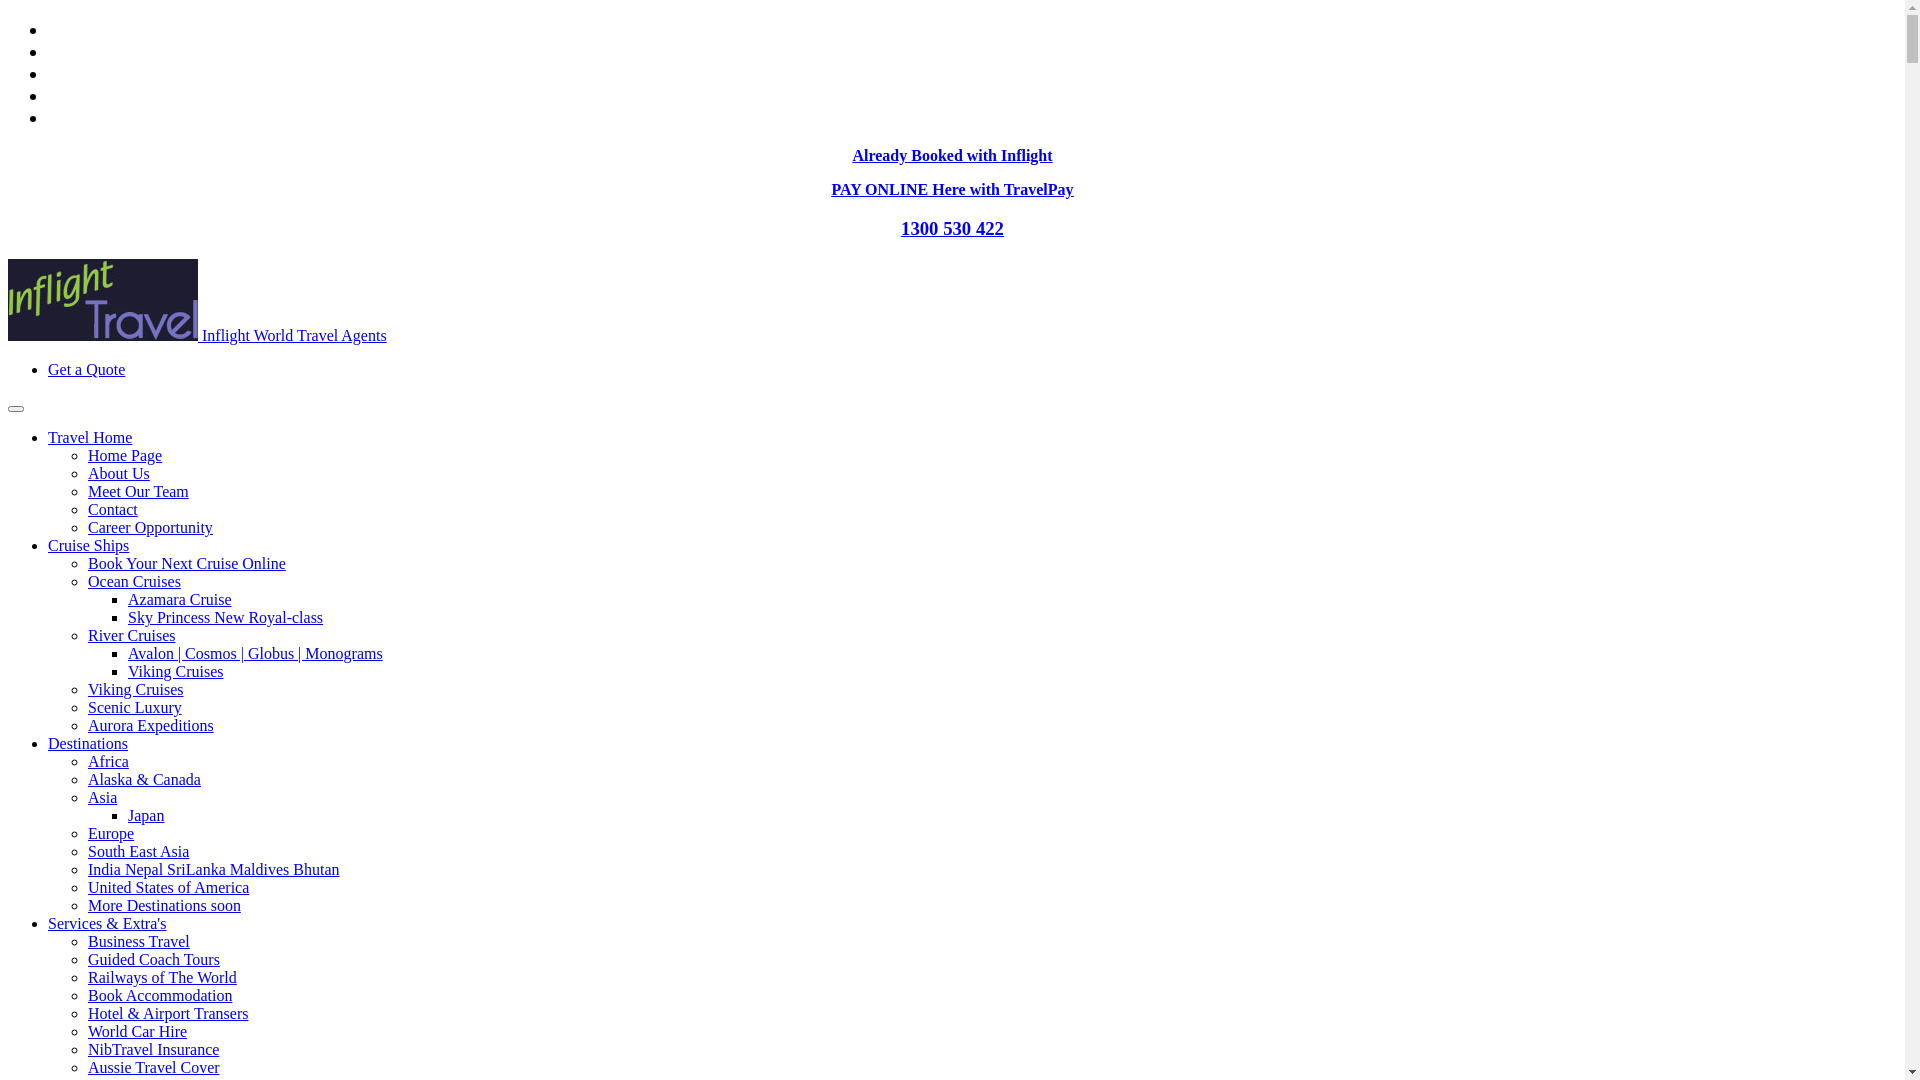  Describe the element at coordinates (105, 923) in the screenshot. I see `'Services & Extra's'` at that location.